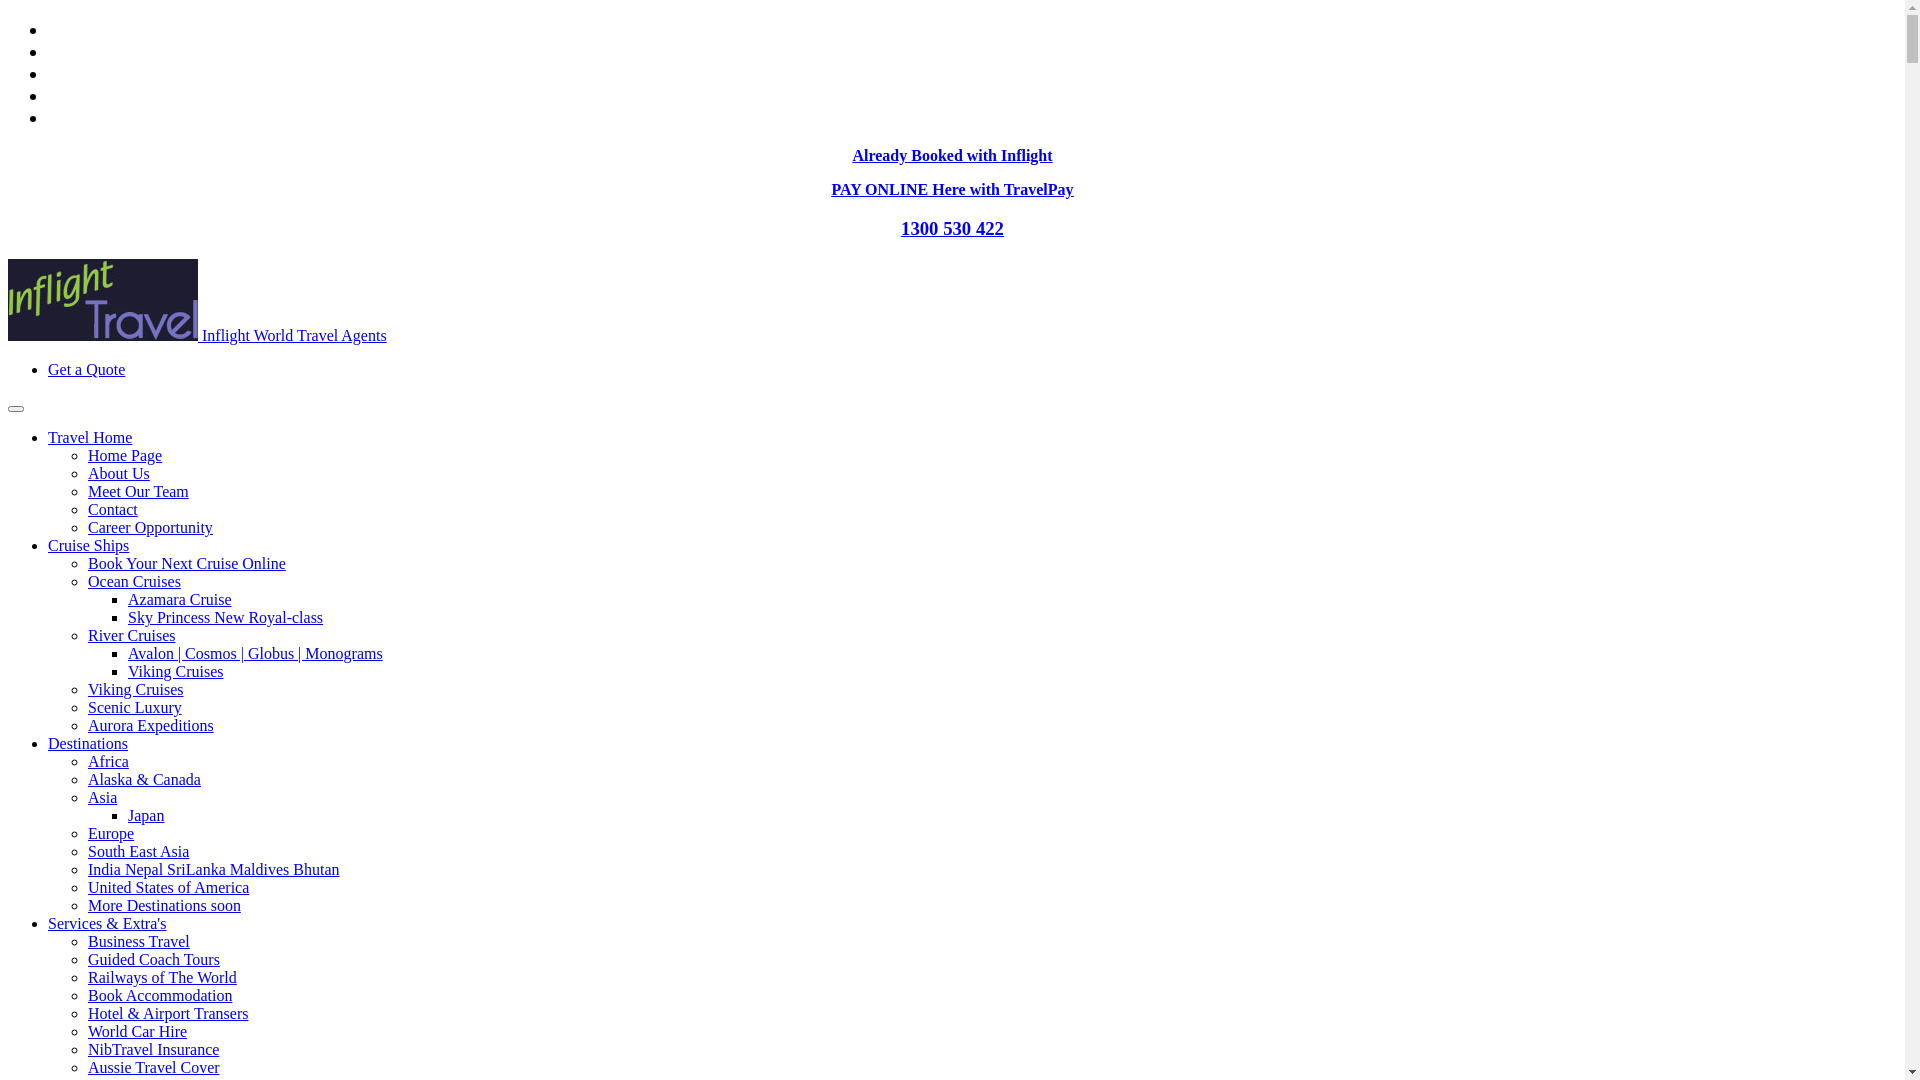  Describe the element at coordinates (105, 923) in the screenshot. I see `'Services & Extra's'` at that location.